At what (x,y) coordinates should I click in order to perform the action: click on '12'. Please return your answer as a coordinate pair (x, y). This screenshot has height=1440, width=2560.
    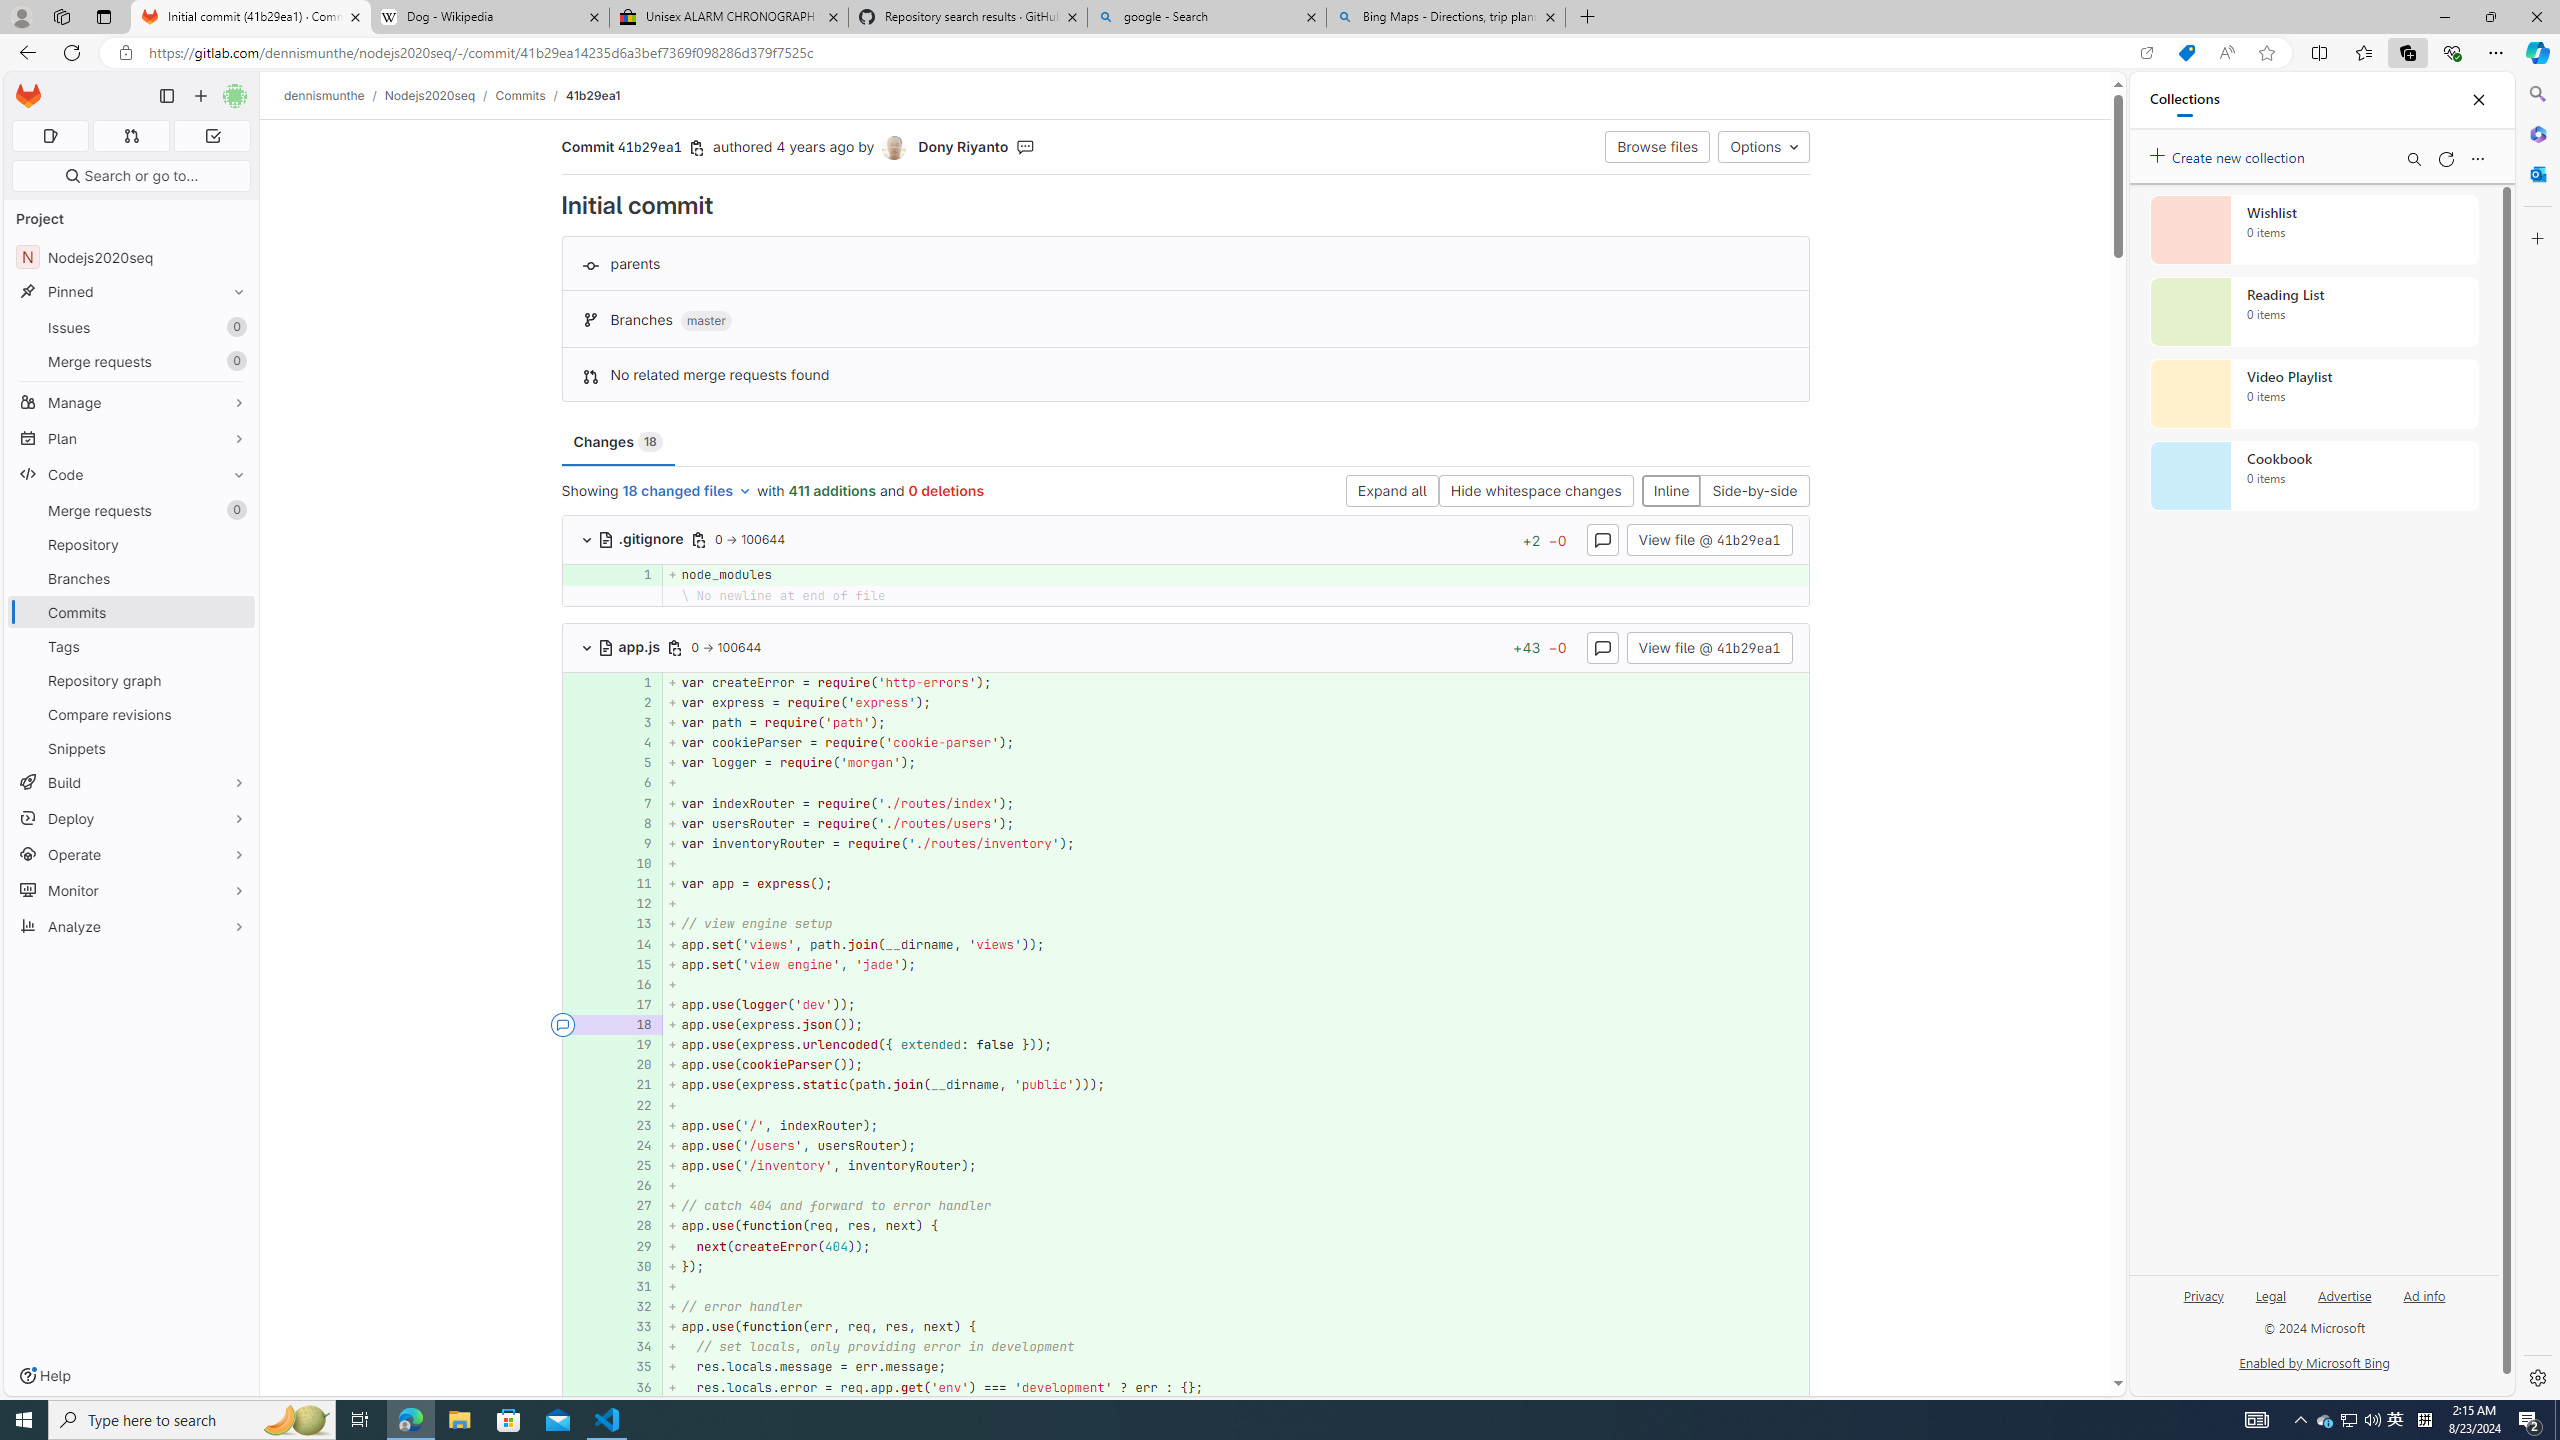
    Looking at the image, I should click on (636, 903).